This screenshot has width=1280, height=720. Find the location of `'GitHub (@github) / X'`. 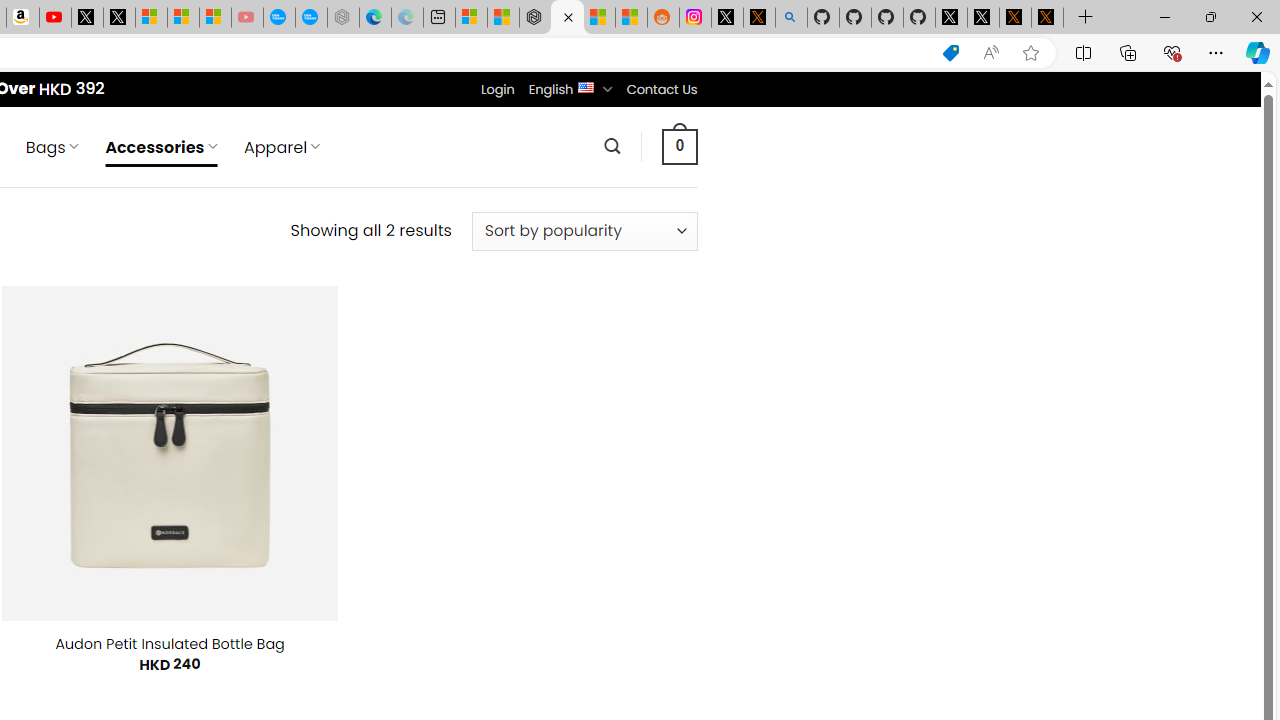

'GitHub (@github) / X' is located at coordinates (983, 17).